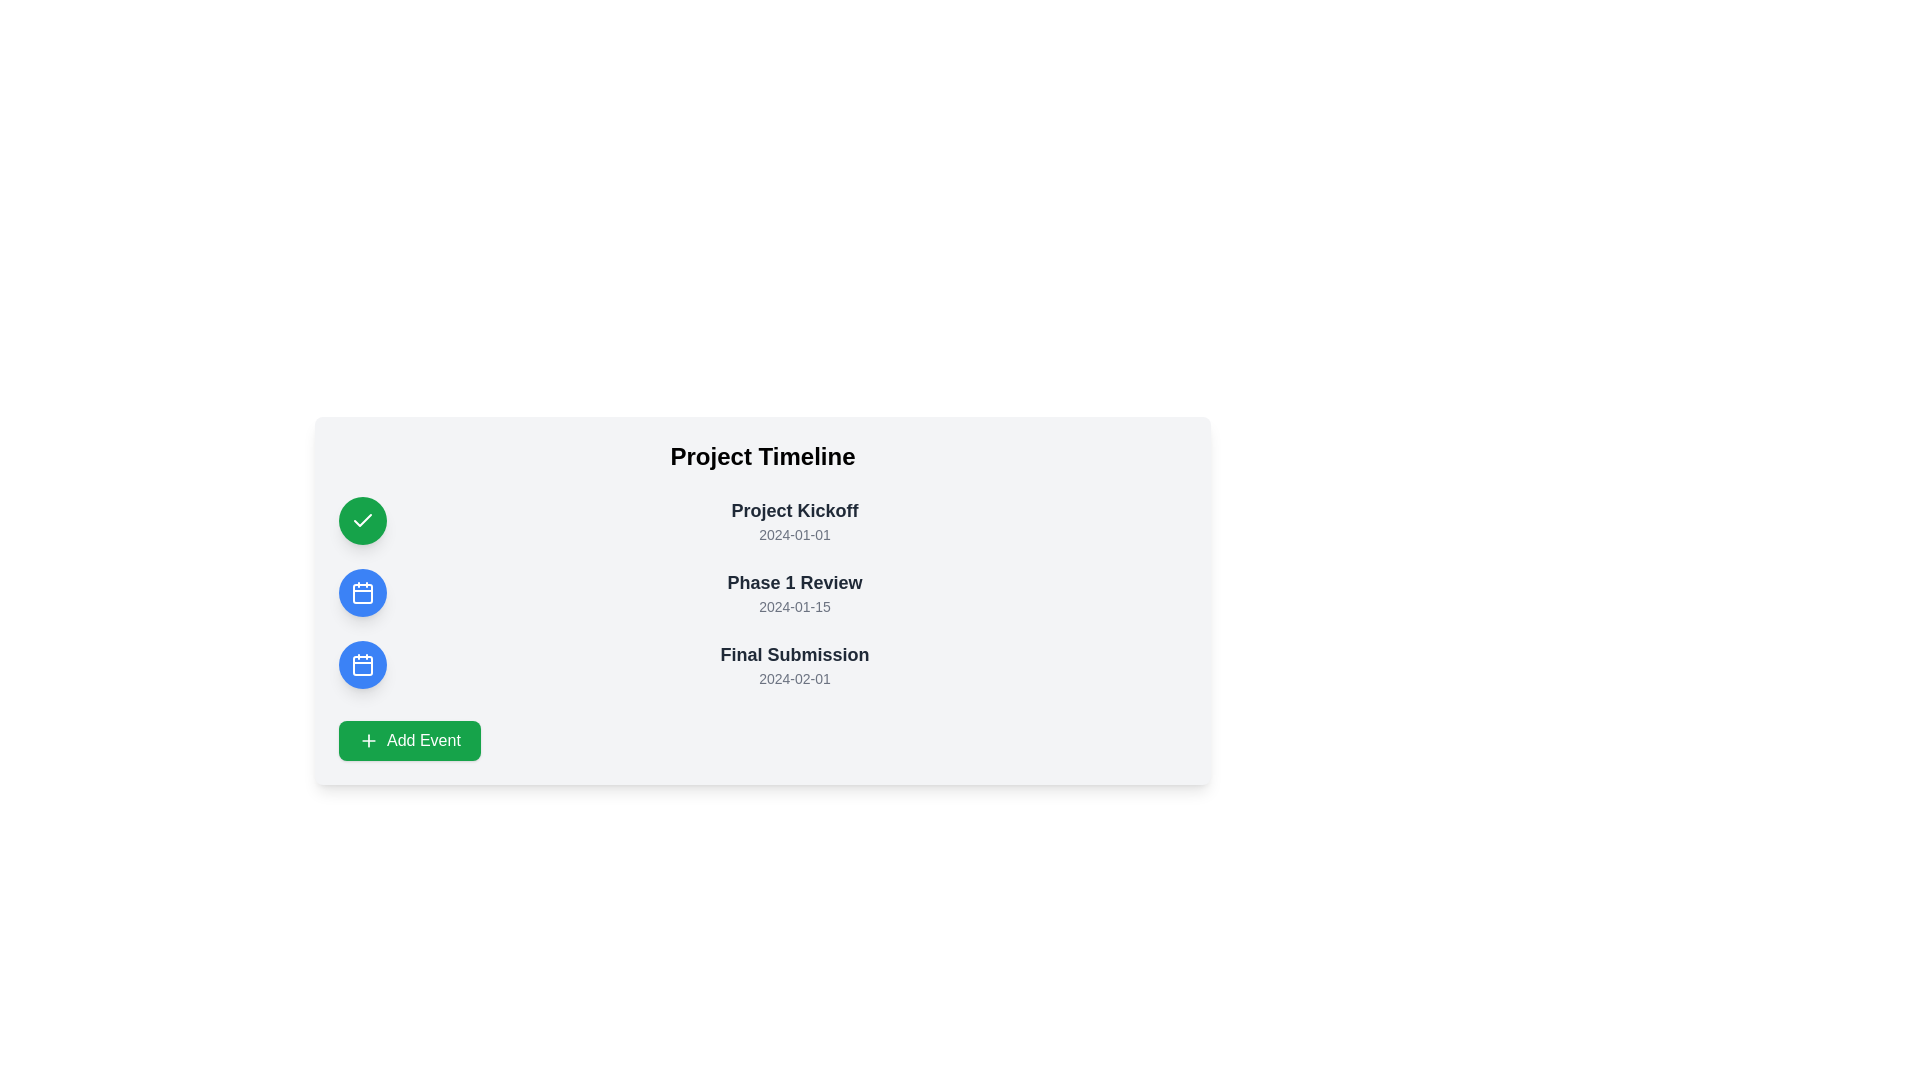  Describe the element at coordinates (363, 592) in the screenshot. I see `the calendar icon in the left sidebar, which is outlined in white on a blue circular background` at that location.